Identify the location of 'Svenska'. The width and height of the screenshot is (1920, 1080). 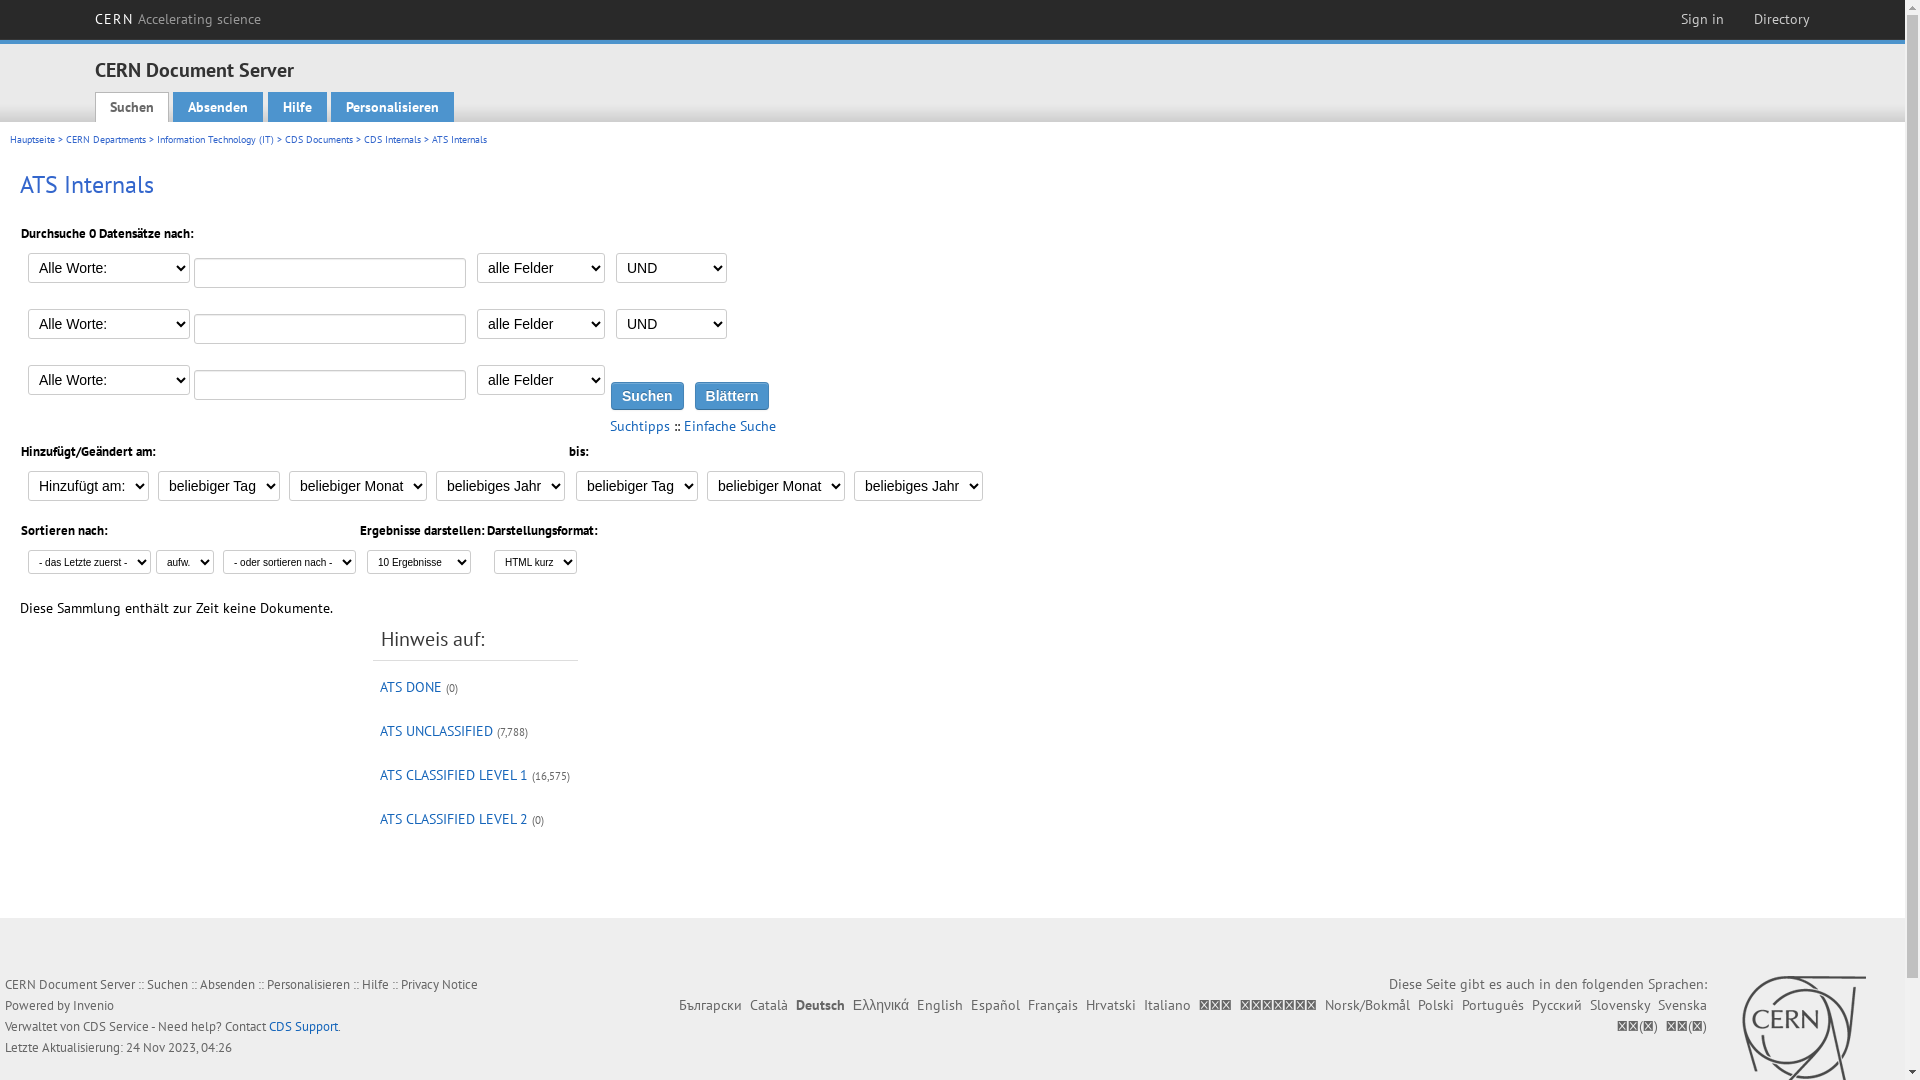
(1681, 1005).